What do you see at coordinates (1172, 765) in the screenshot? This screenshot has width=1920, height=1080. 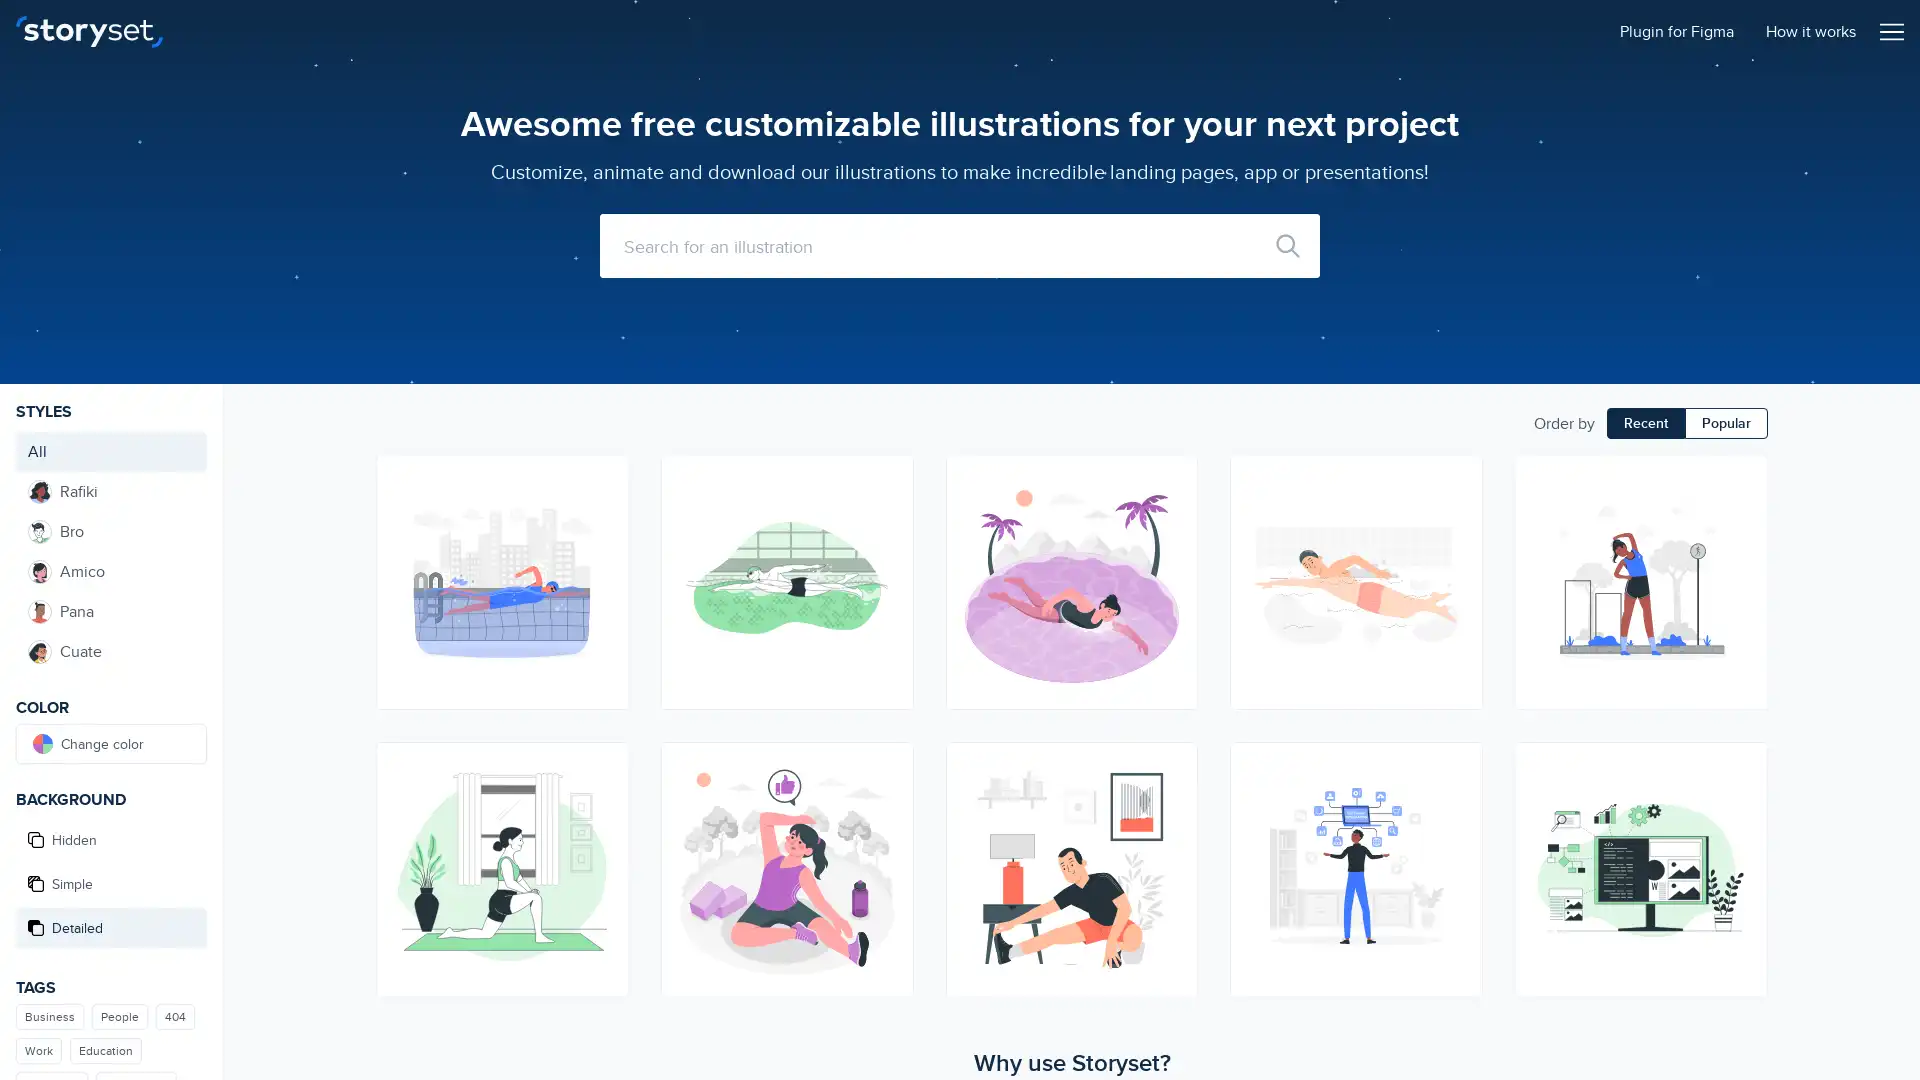 I see `wand icon Animate` at bounding box center [1172, 765].